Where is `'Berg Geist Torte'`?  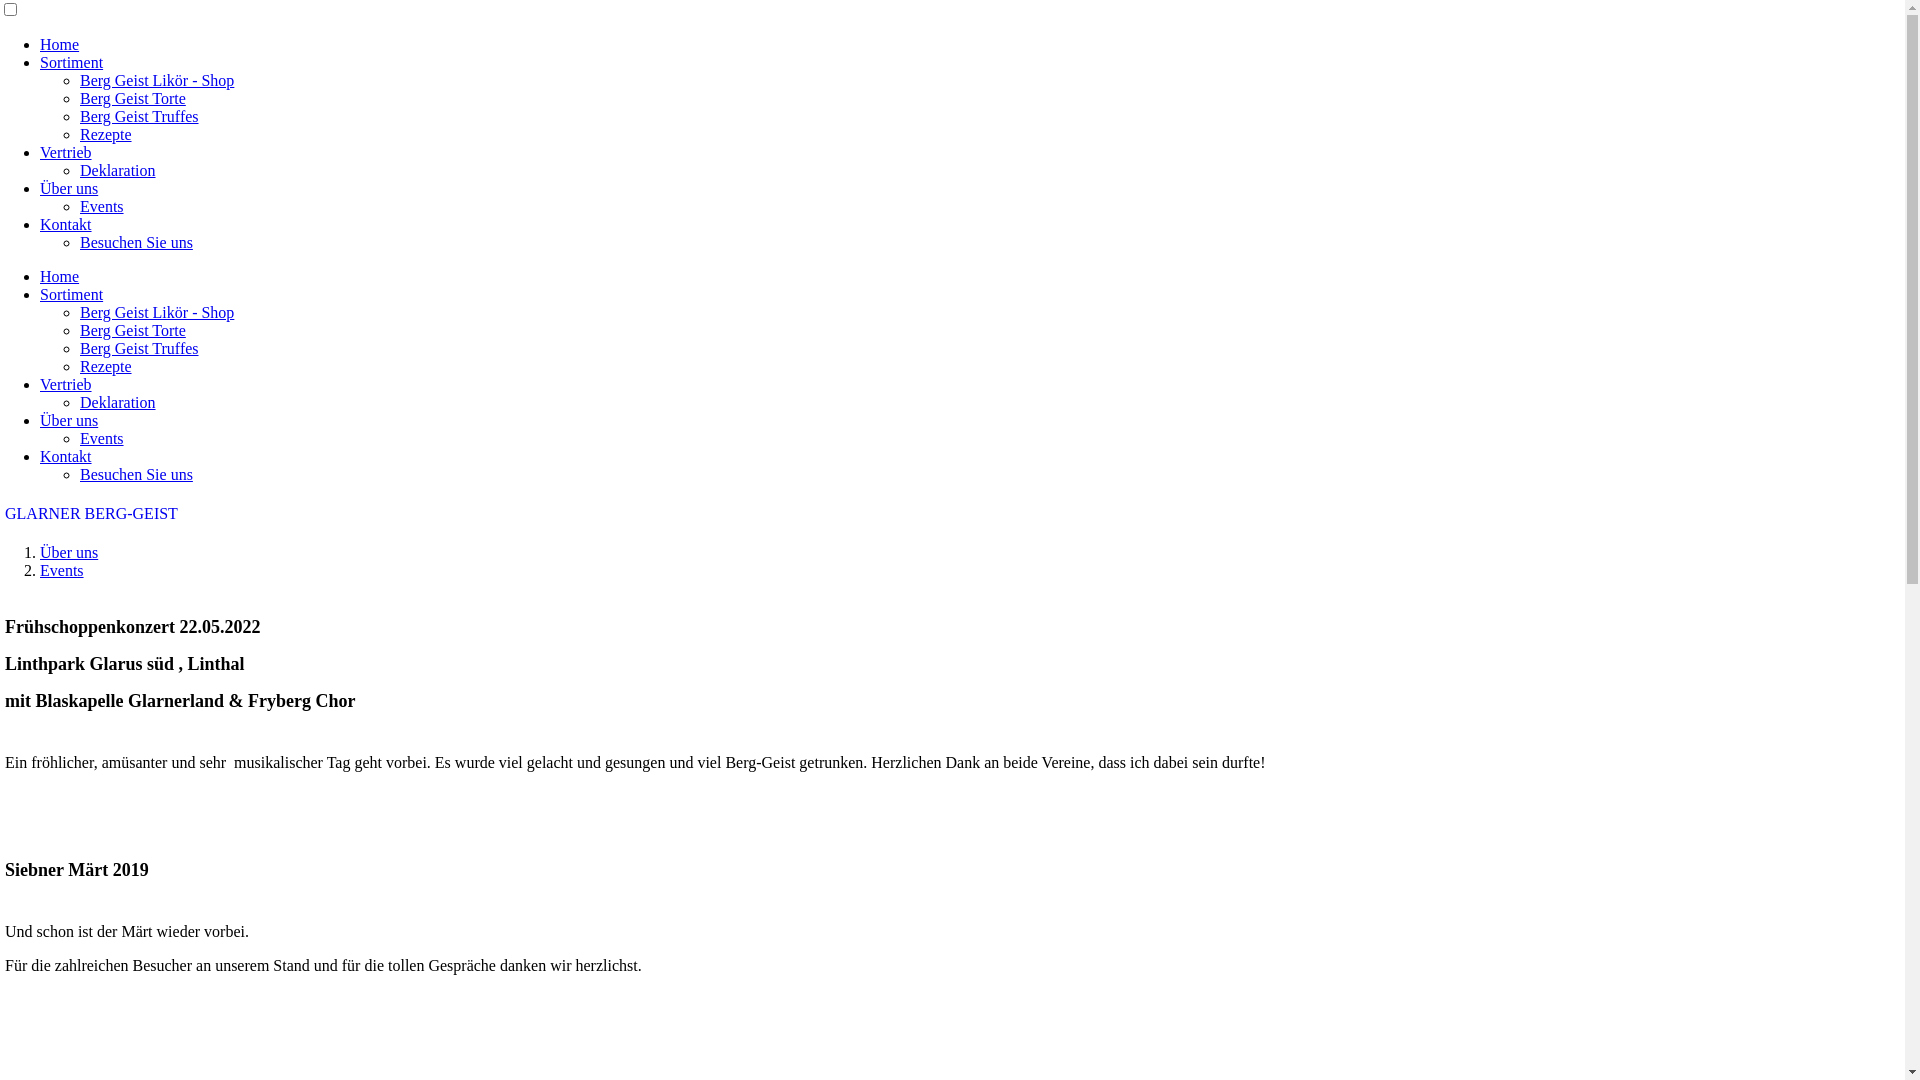 'Berg Geist Torte' is located at coordinates (132, 98).